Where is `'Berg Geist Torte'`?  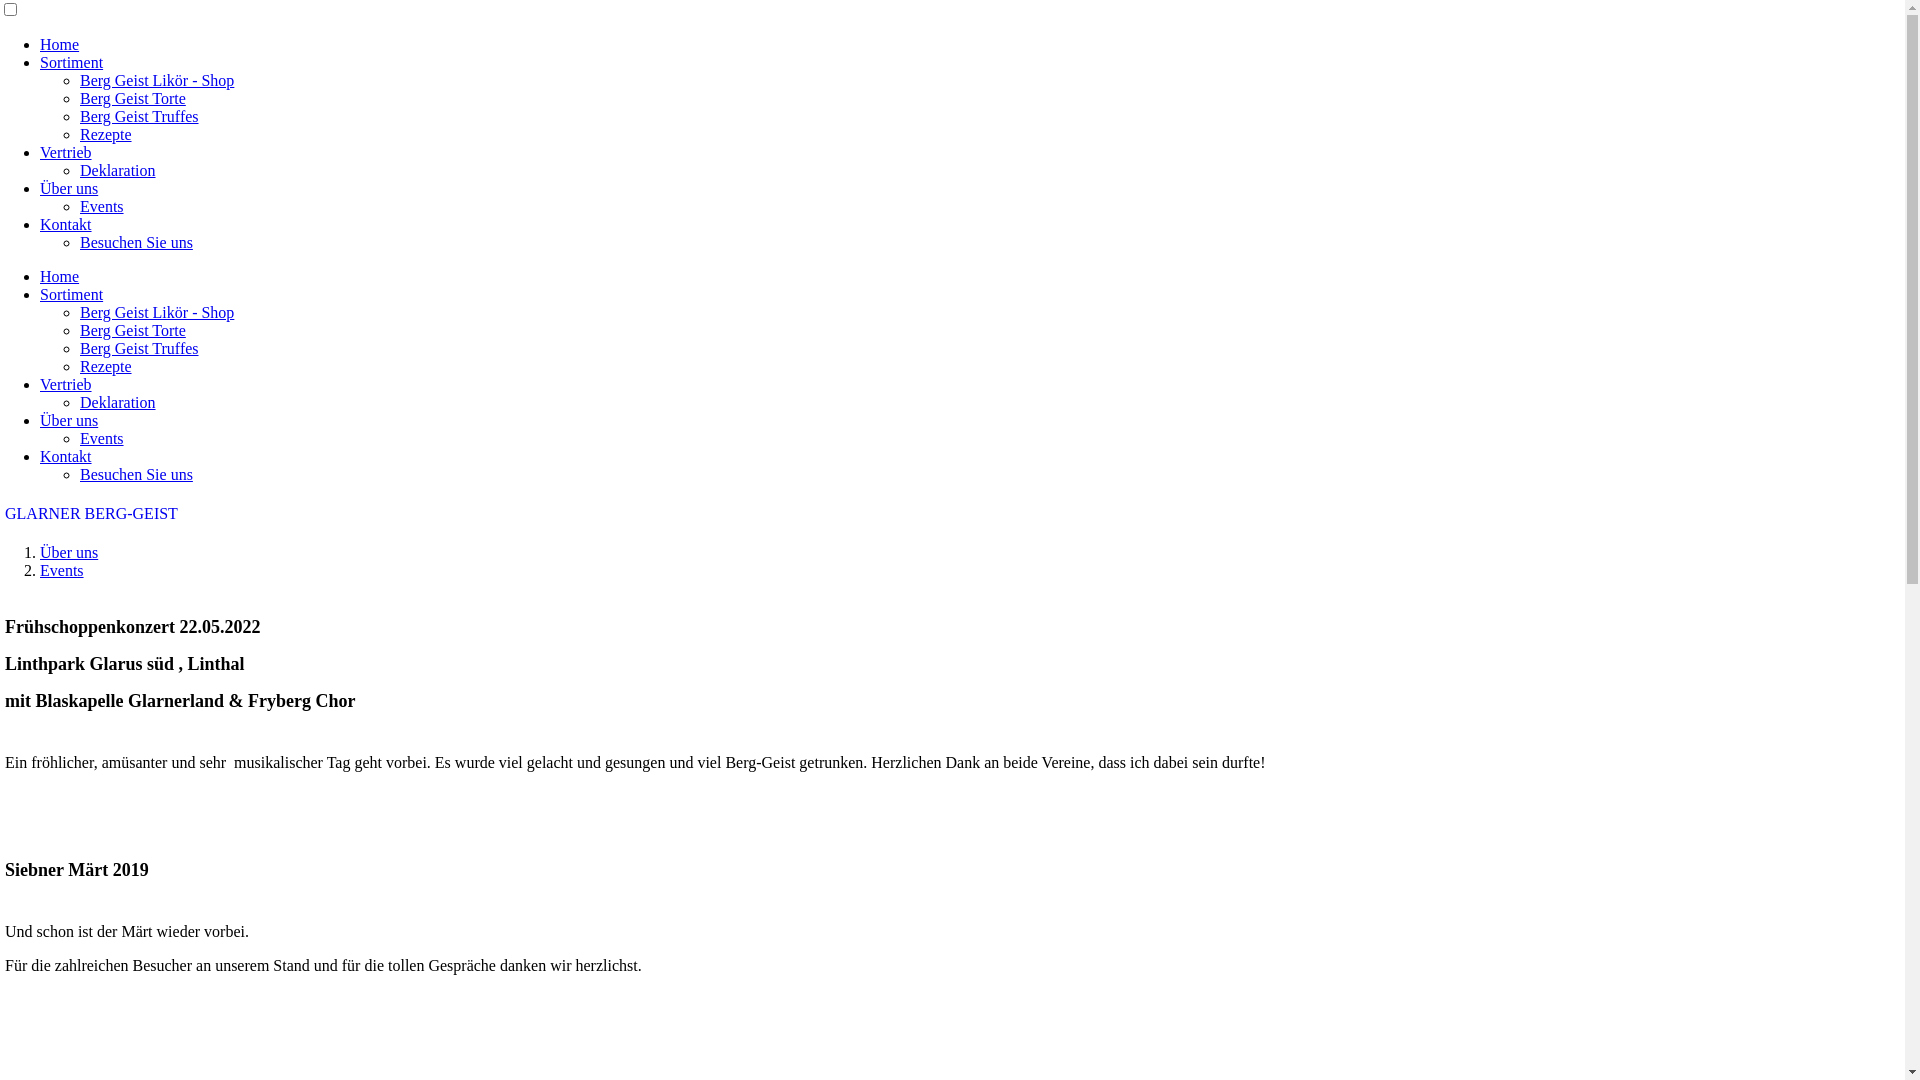 'Berg Geist Torte' is located at coordinates (132, 98).